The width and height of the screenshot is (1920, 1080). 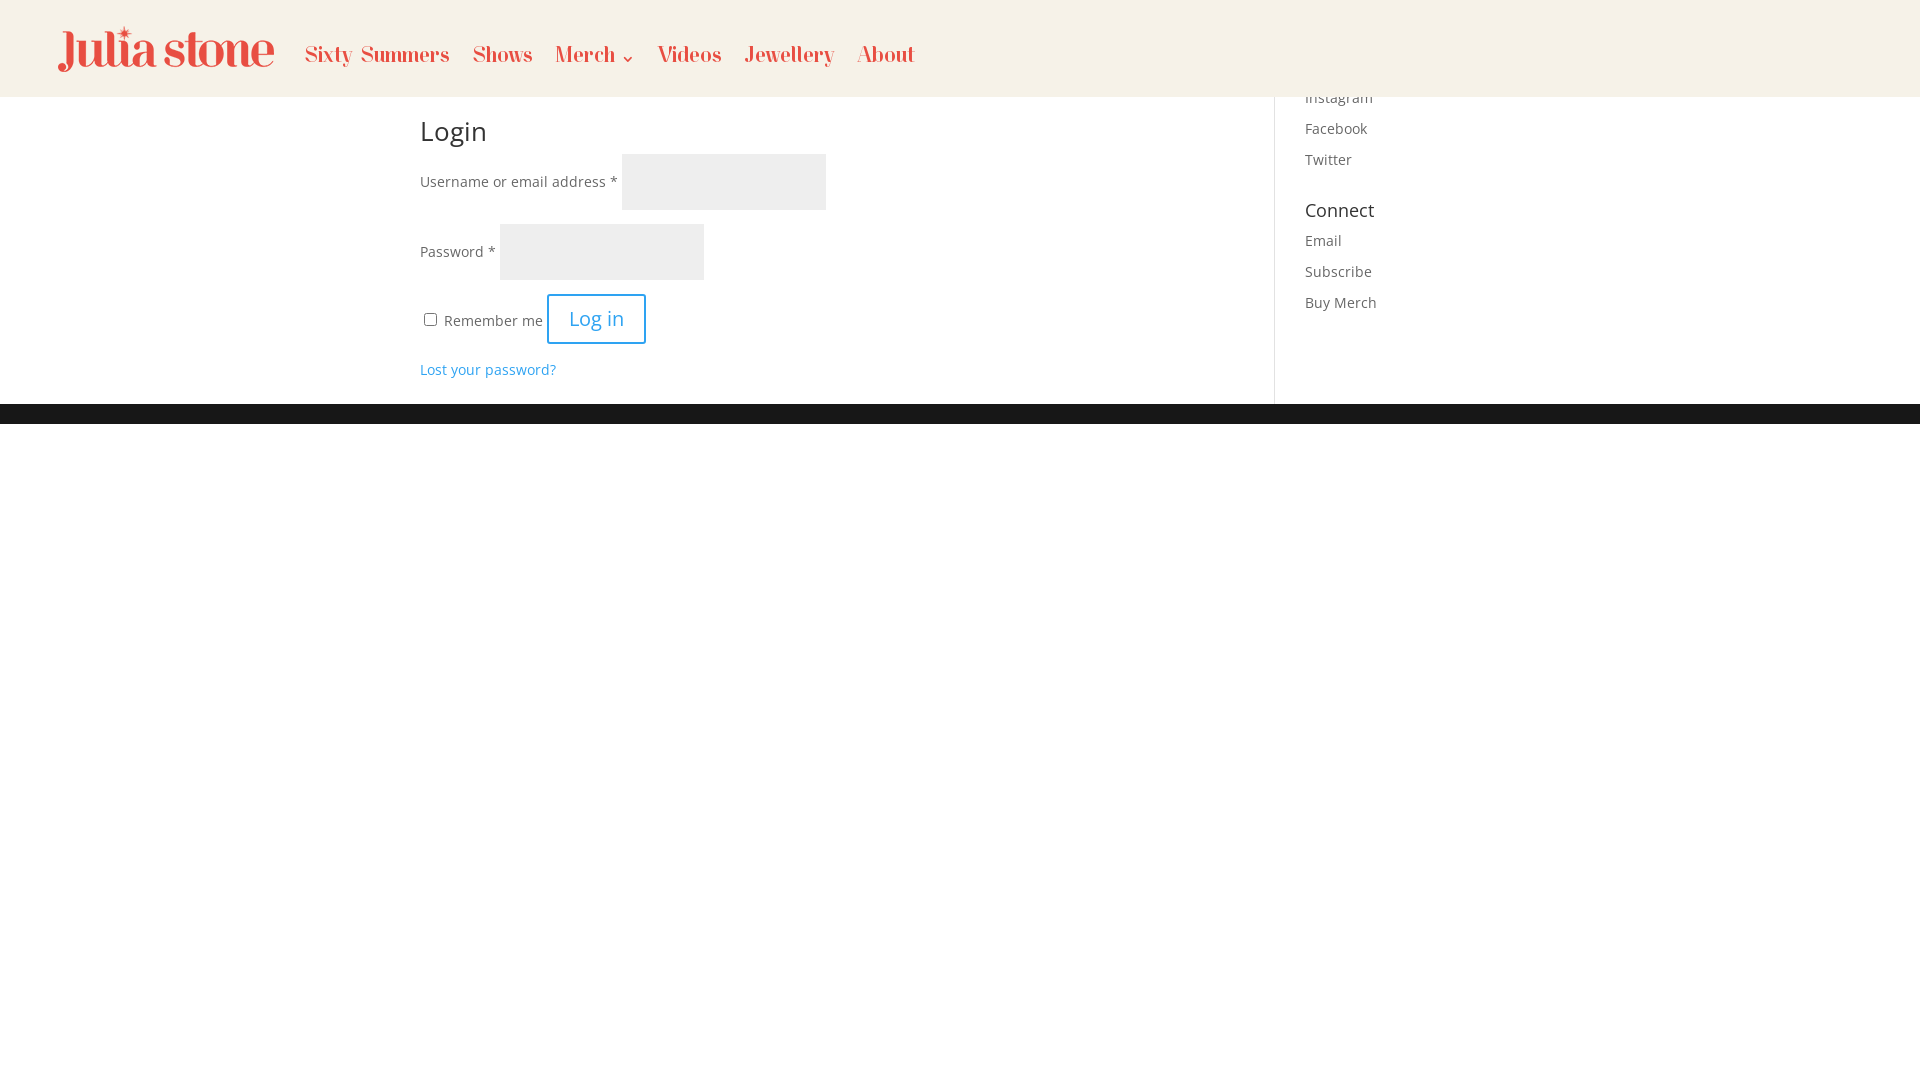 What do you see at coordinates (1323, 239) in the screenshot?
I see `'Email'` at bounding box center [1323, 239].